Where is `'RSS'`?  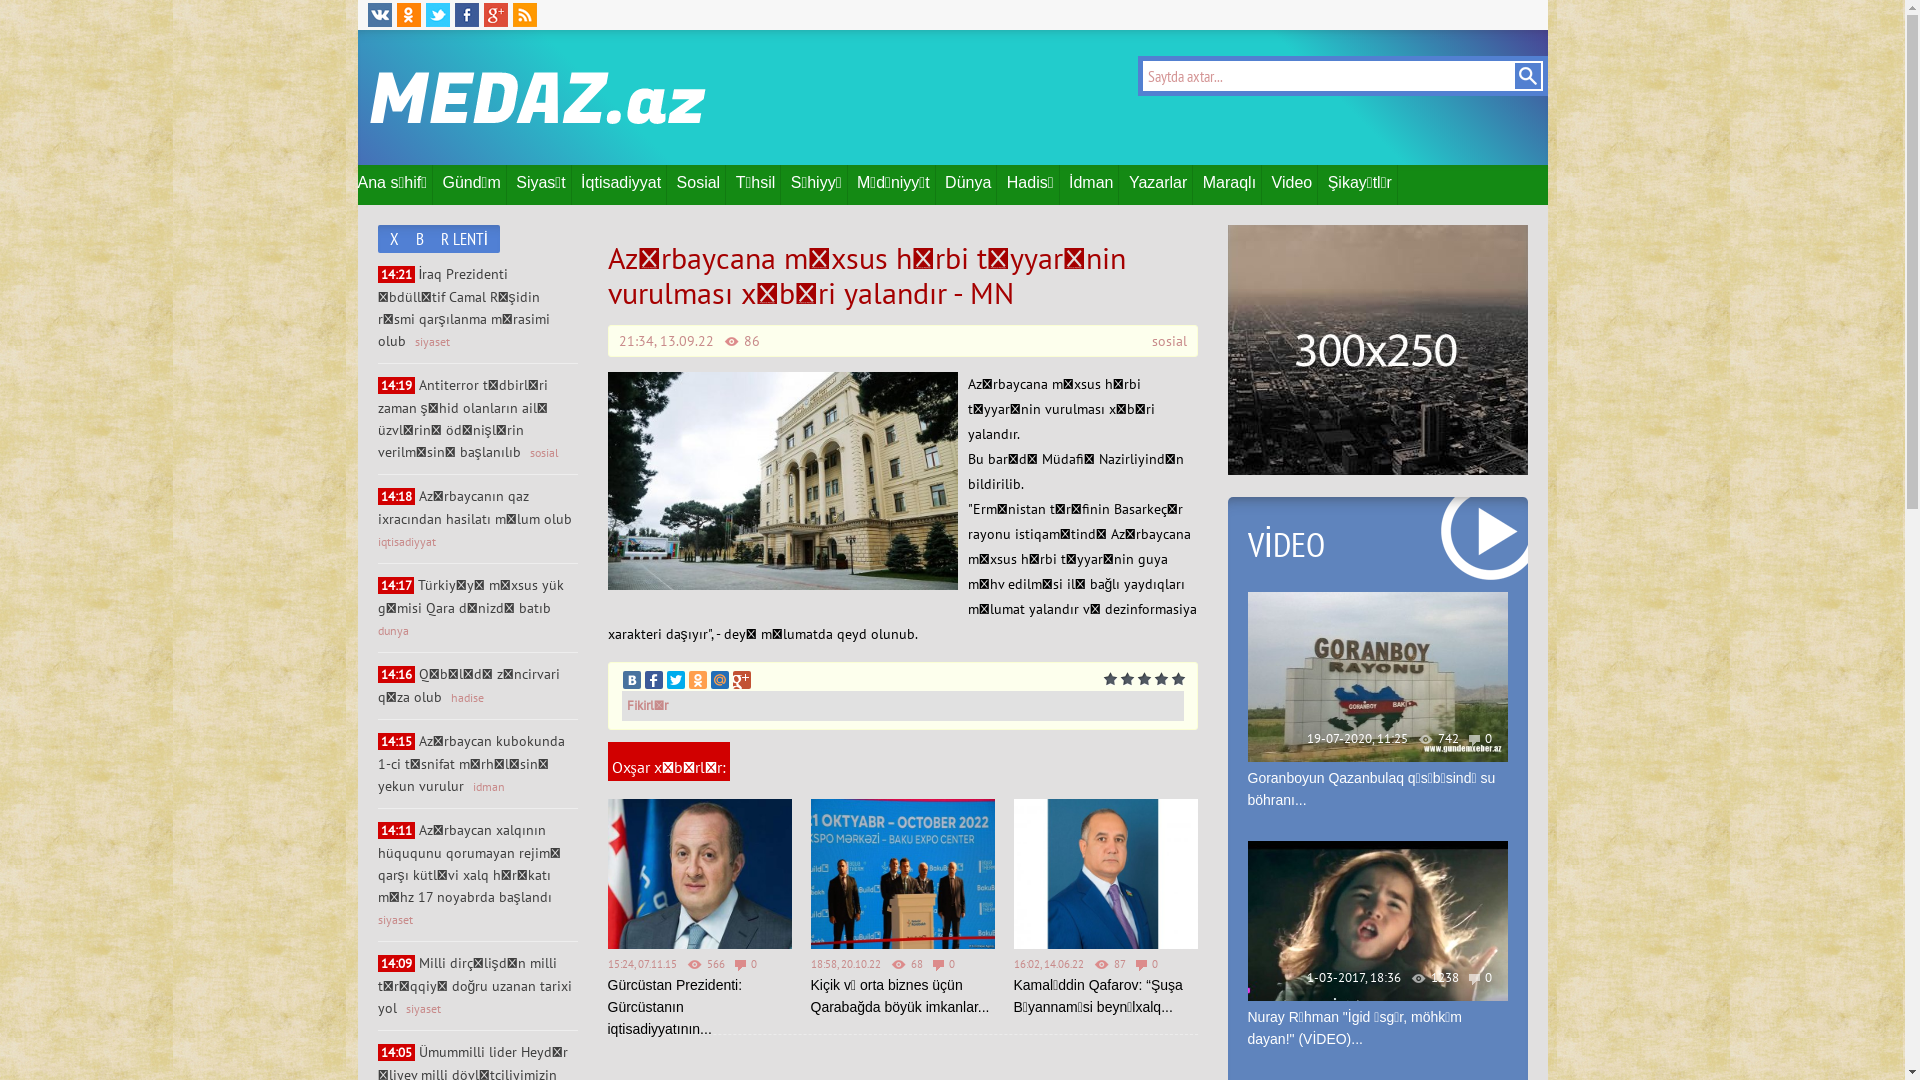
'RSS' is located at coordinates (523, 15).